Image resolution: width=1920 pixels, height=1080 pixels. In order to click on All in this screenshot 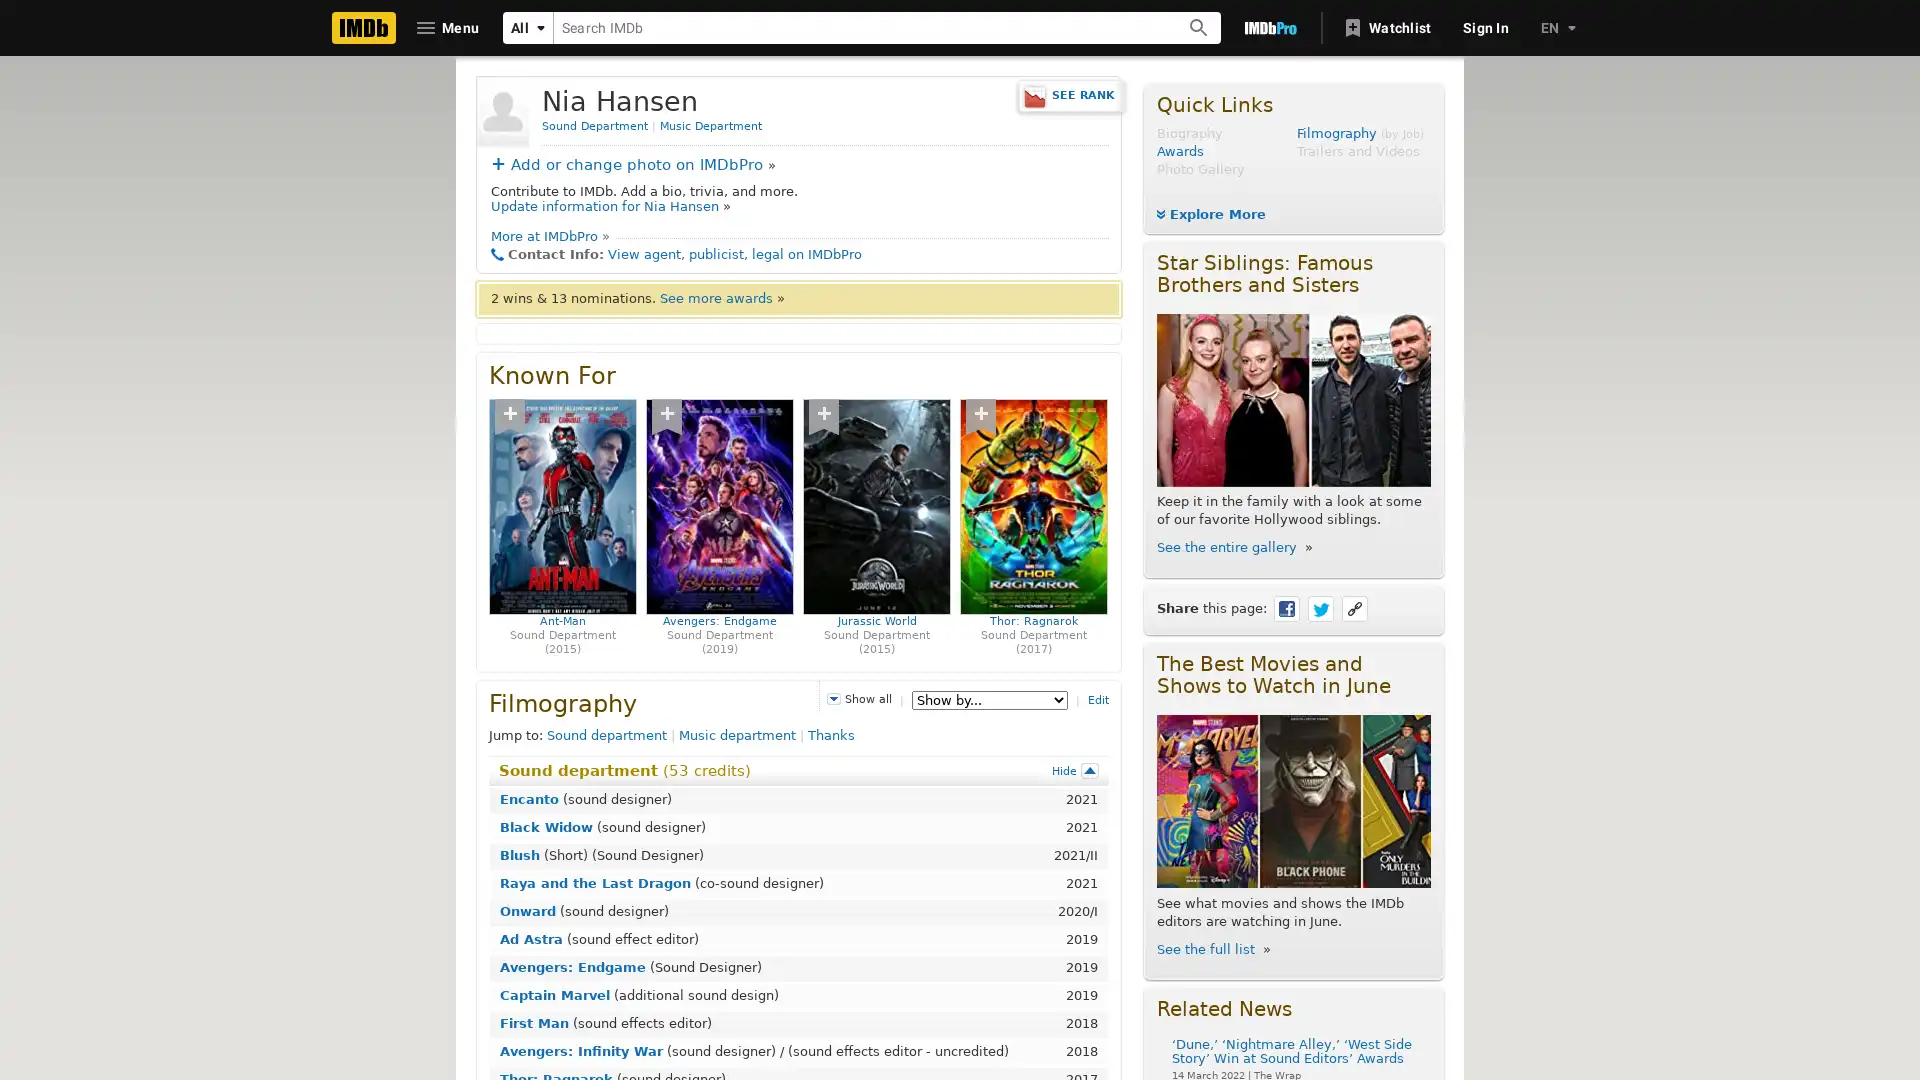, I will do `click(528, 27)`.